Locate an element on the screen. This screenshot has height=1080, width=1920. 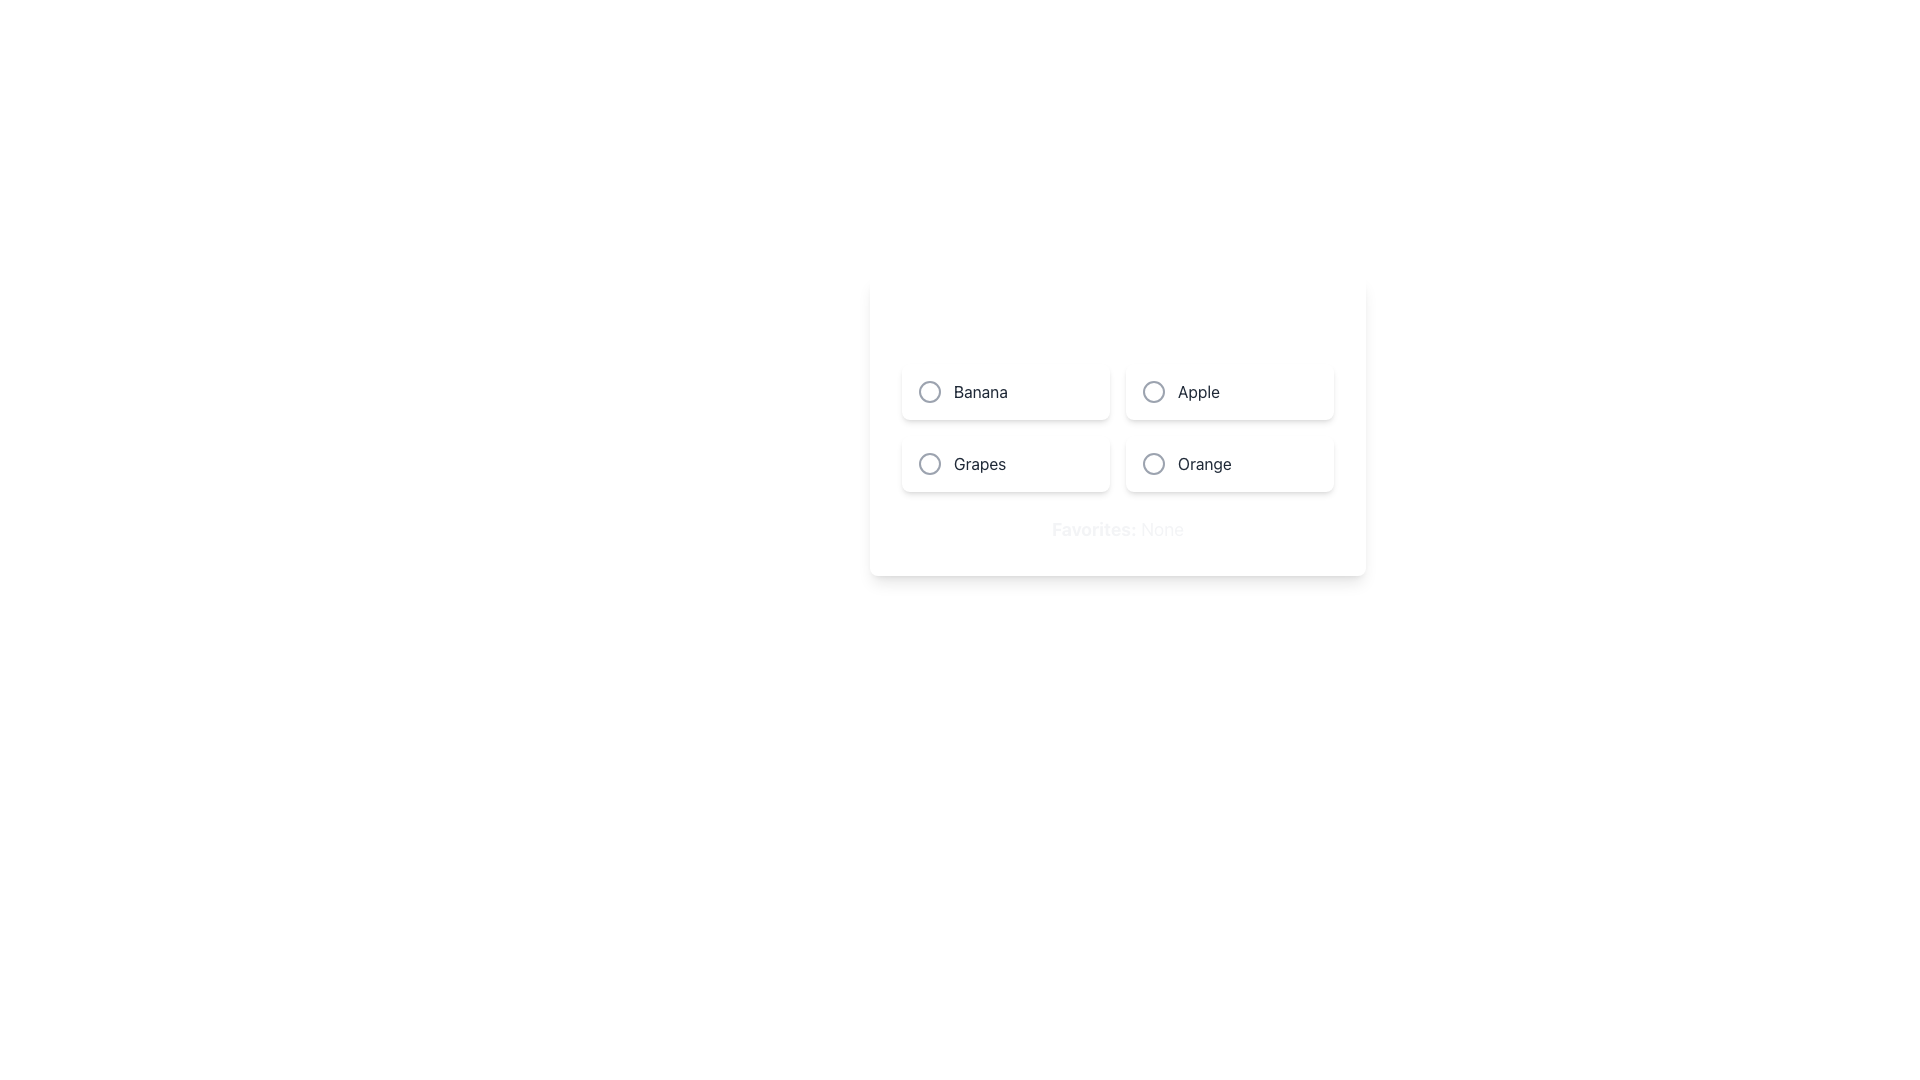
the grid layout containing selectable fruit options (Banana, Apple, Grapes, and Orange) is located at coordinates (1117, 427).